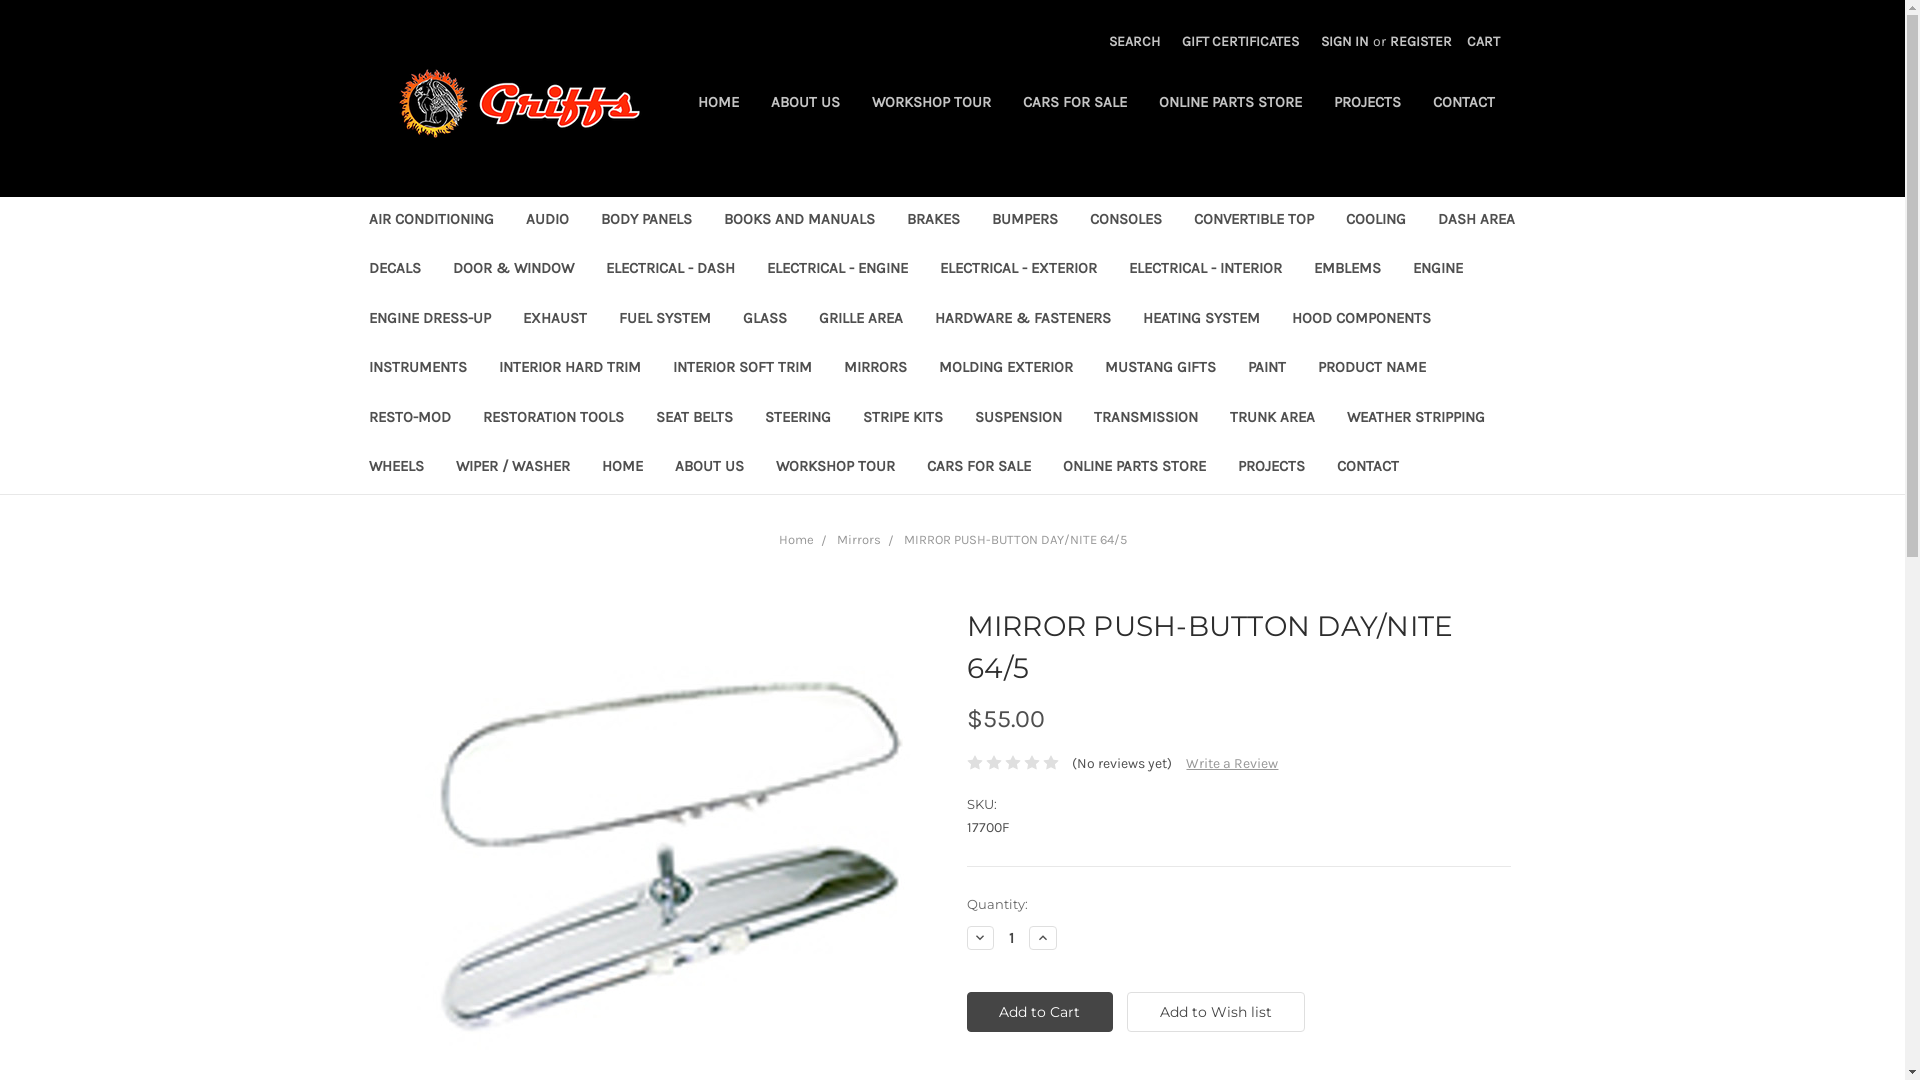 The image size is (1920, 1080). I want to click on 'HARDWARE & FASTENERS', so click(1022, 319).